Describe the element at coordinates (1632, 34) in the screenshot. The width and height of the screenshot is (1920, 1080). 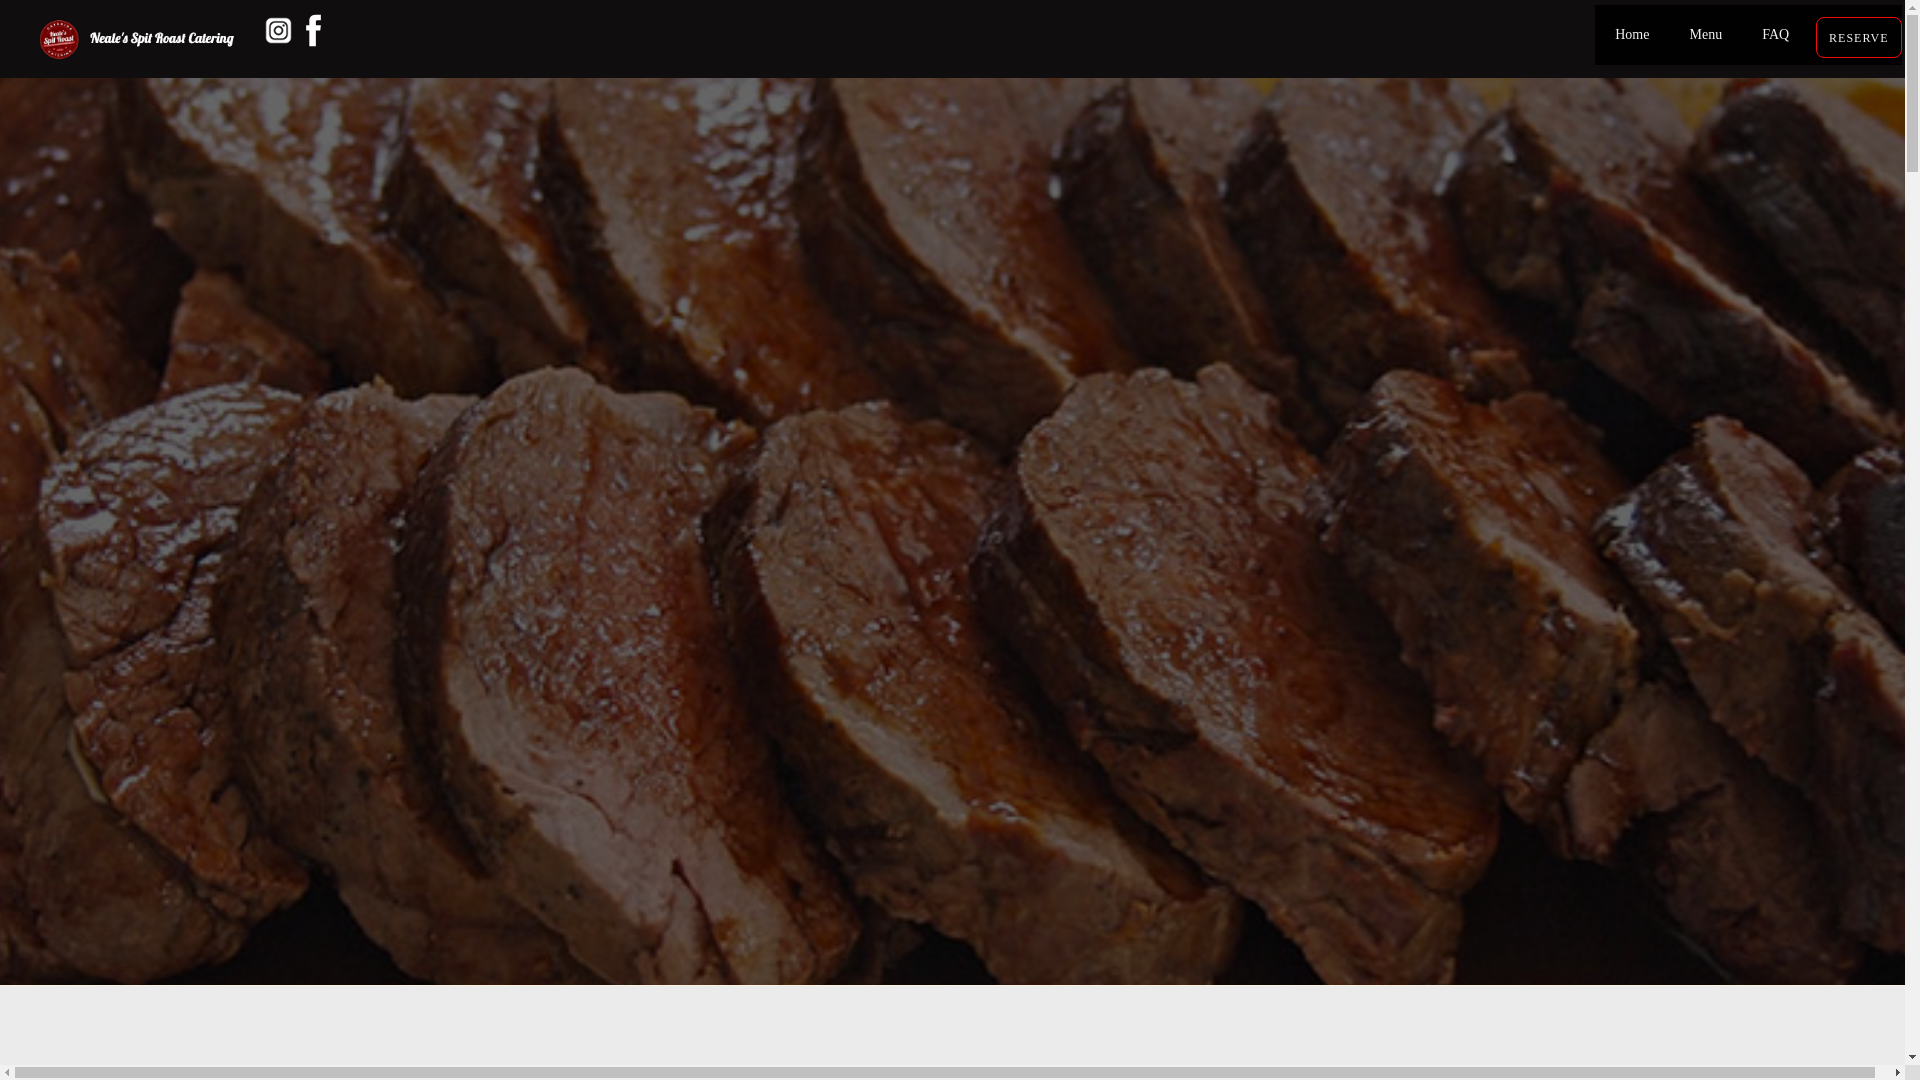
I see `'Home'` at that location.